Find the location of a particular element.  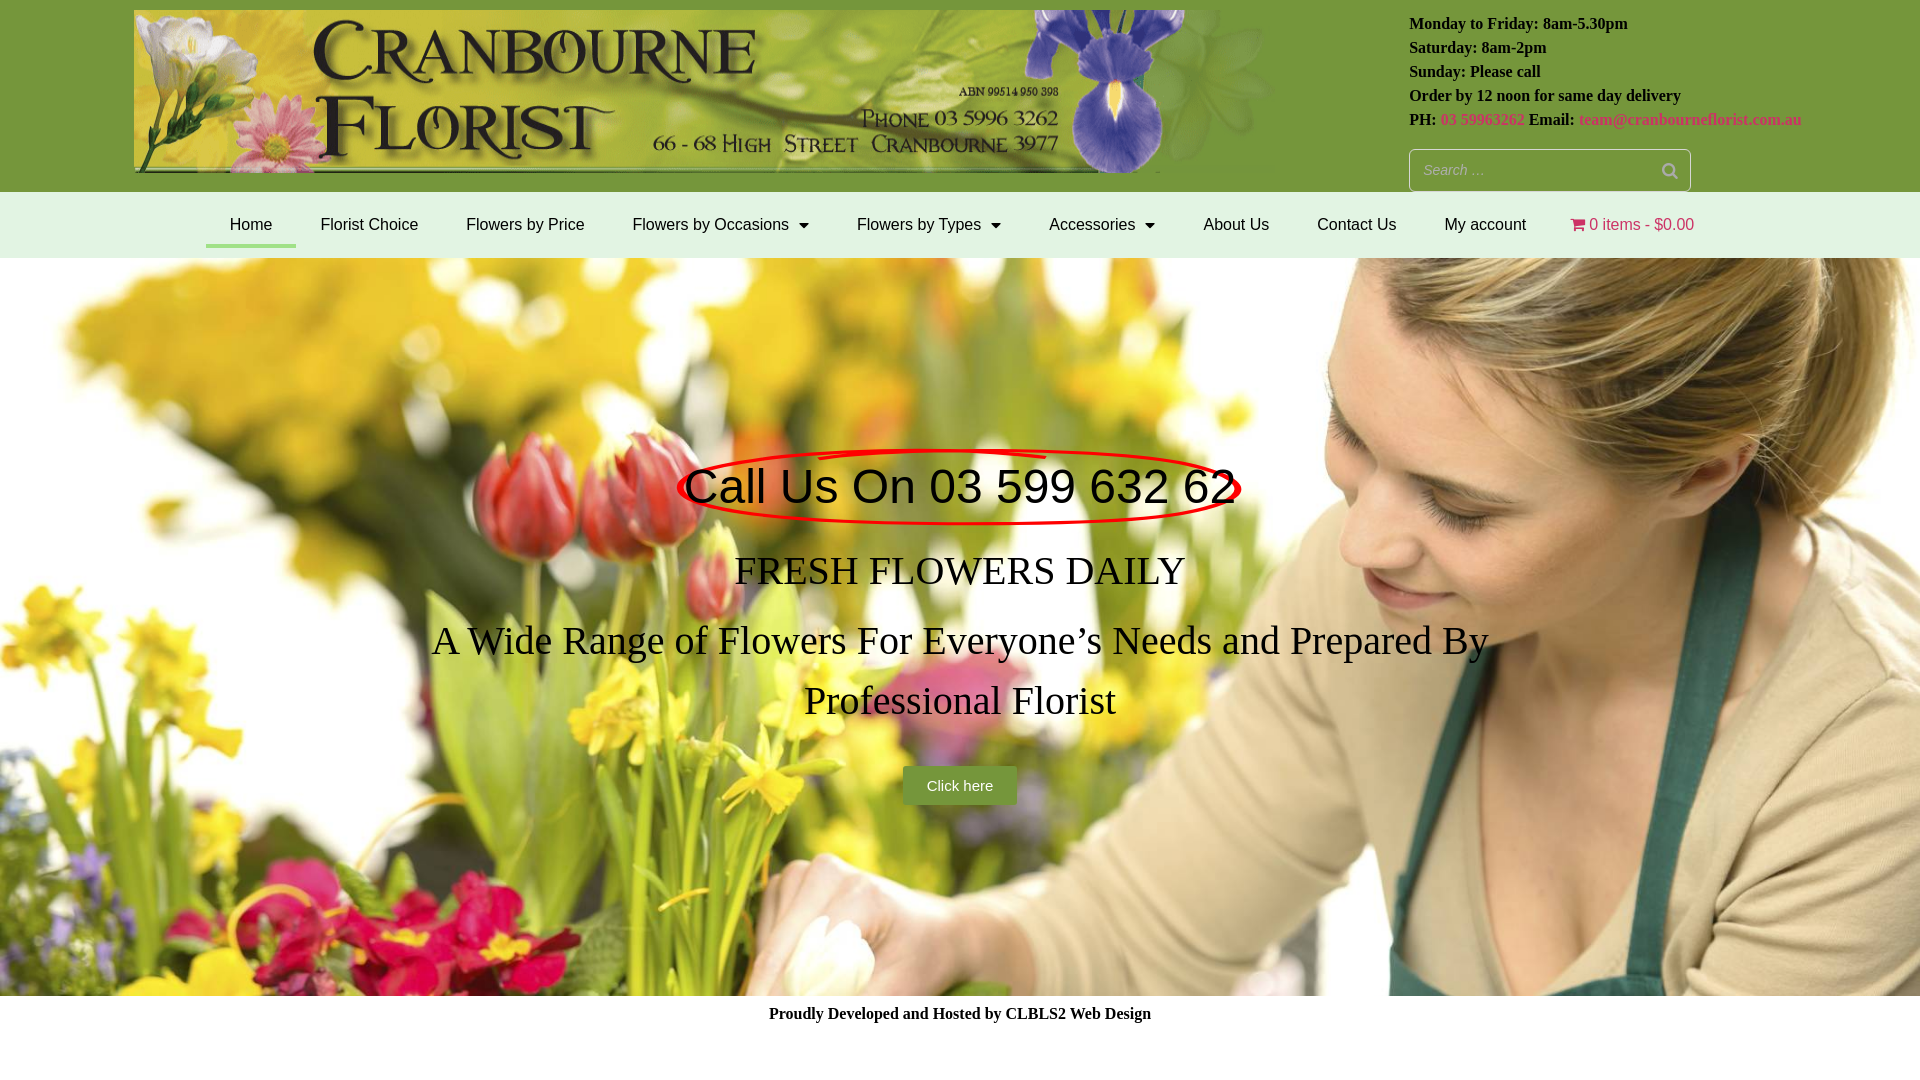

'Flowers by Occasions' is located at coordinates (720, 224).